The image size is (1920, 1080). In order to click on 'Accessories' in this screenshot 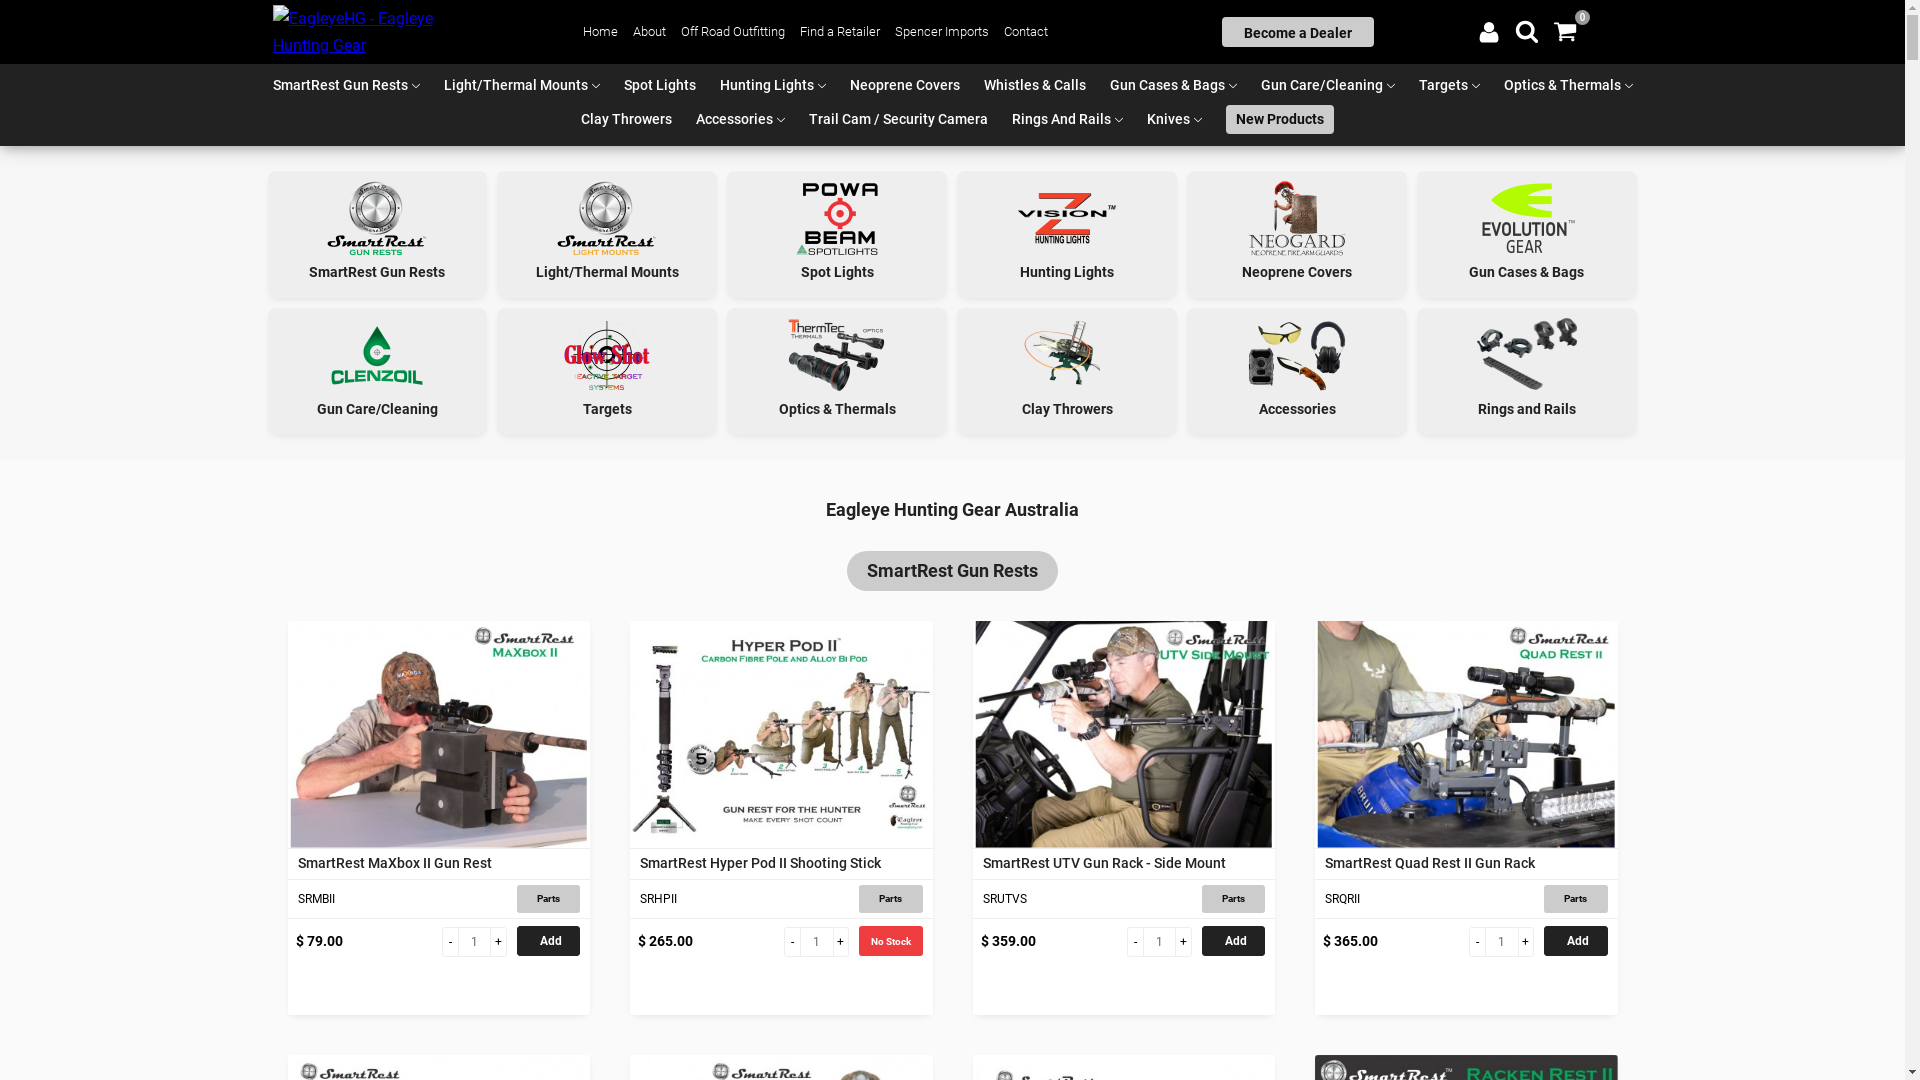, I will do `click(733, 119)`.